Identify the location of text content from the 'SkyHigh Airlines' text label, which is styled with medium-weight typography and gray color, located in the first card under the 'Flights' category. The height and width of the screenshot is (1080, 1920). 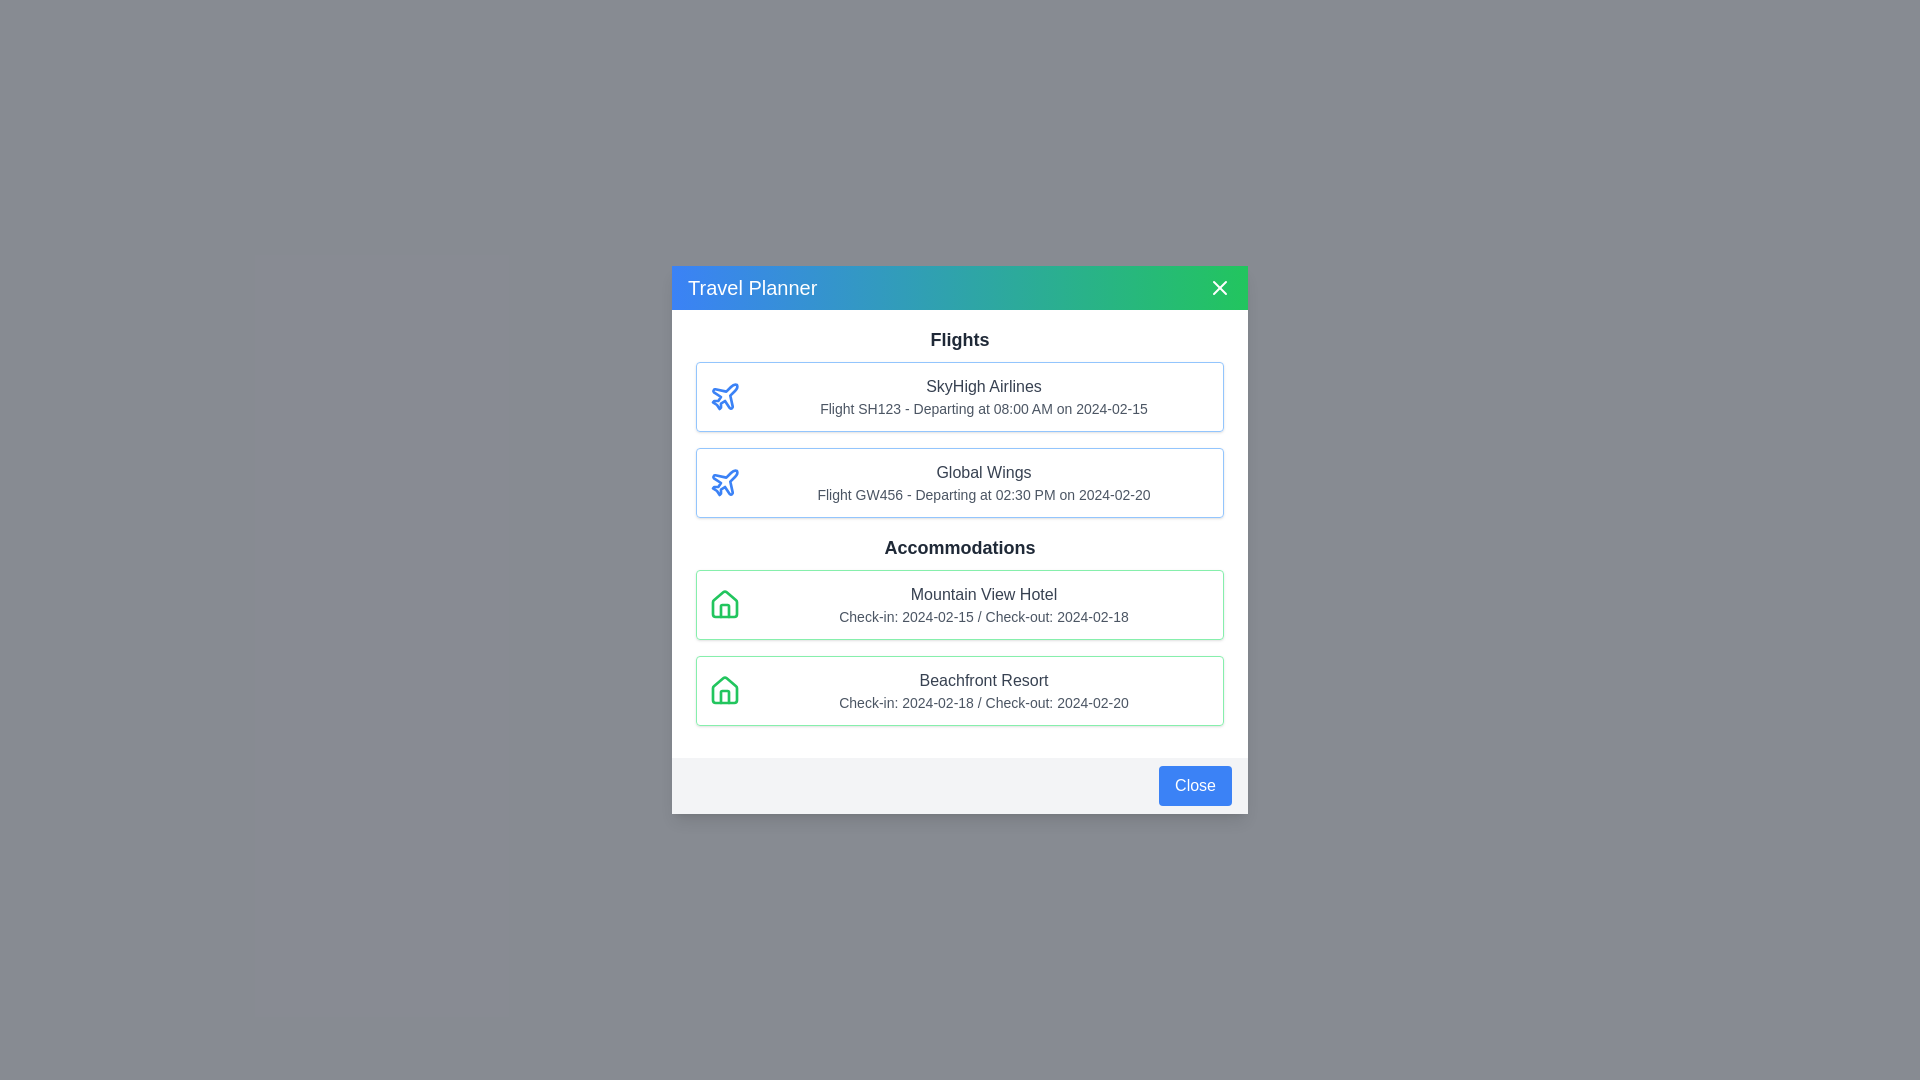
(983, 386).